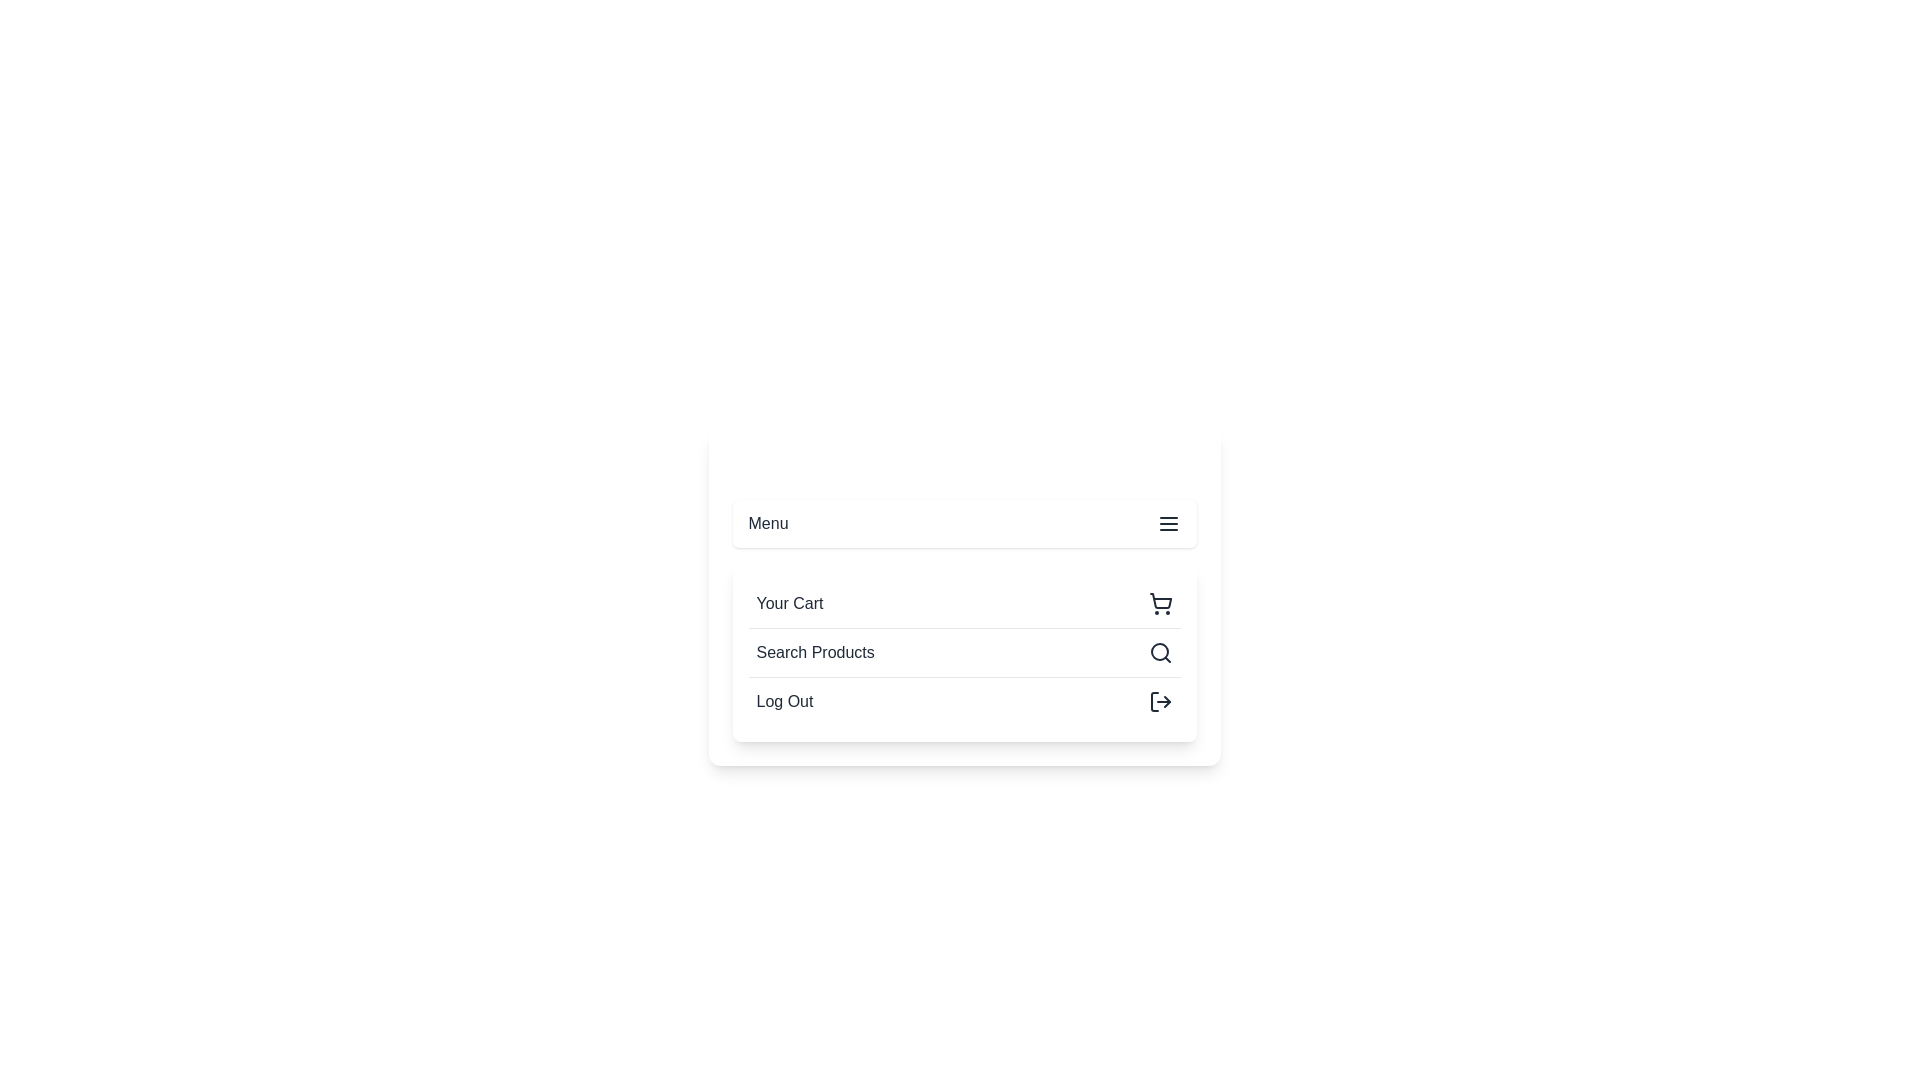  I want to click on the circular icon element within the search icon that is part of a structured SVG drawing, so click(1159, 651).